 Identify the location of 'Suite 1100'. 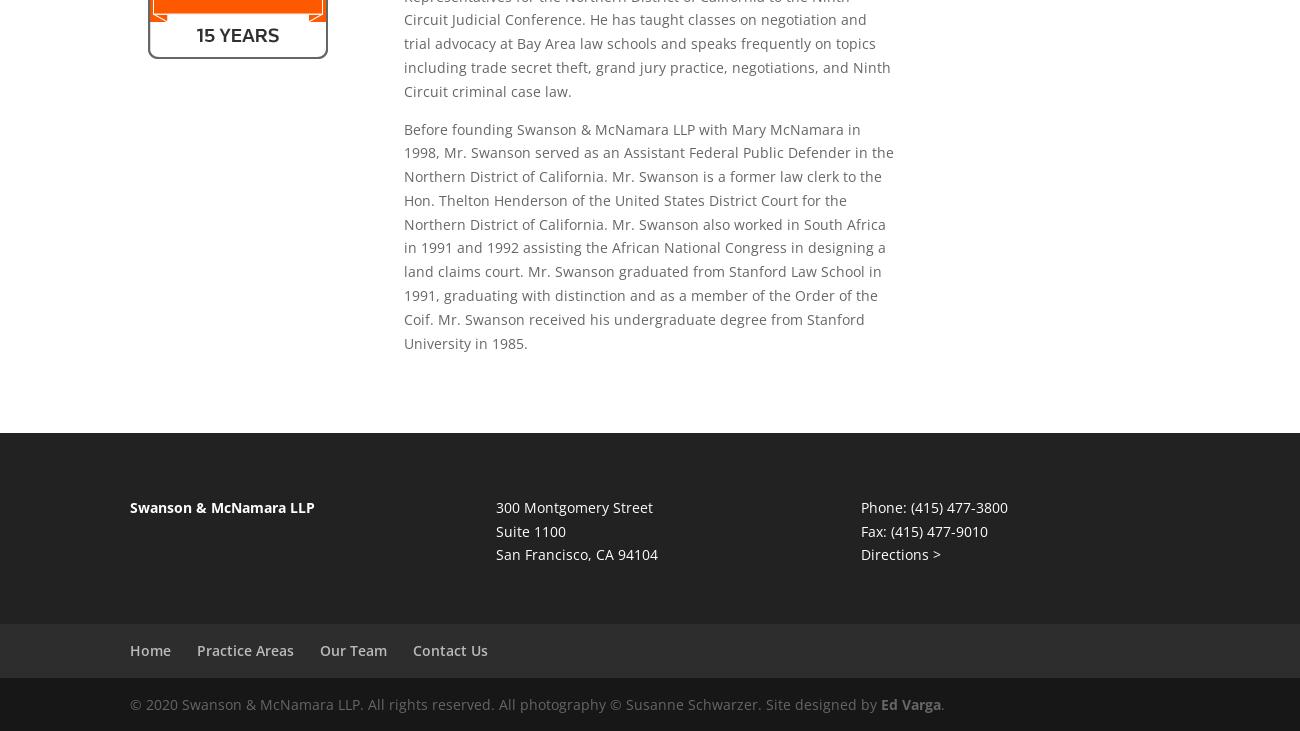
(530, 529).